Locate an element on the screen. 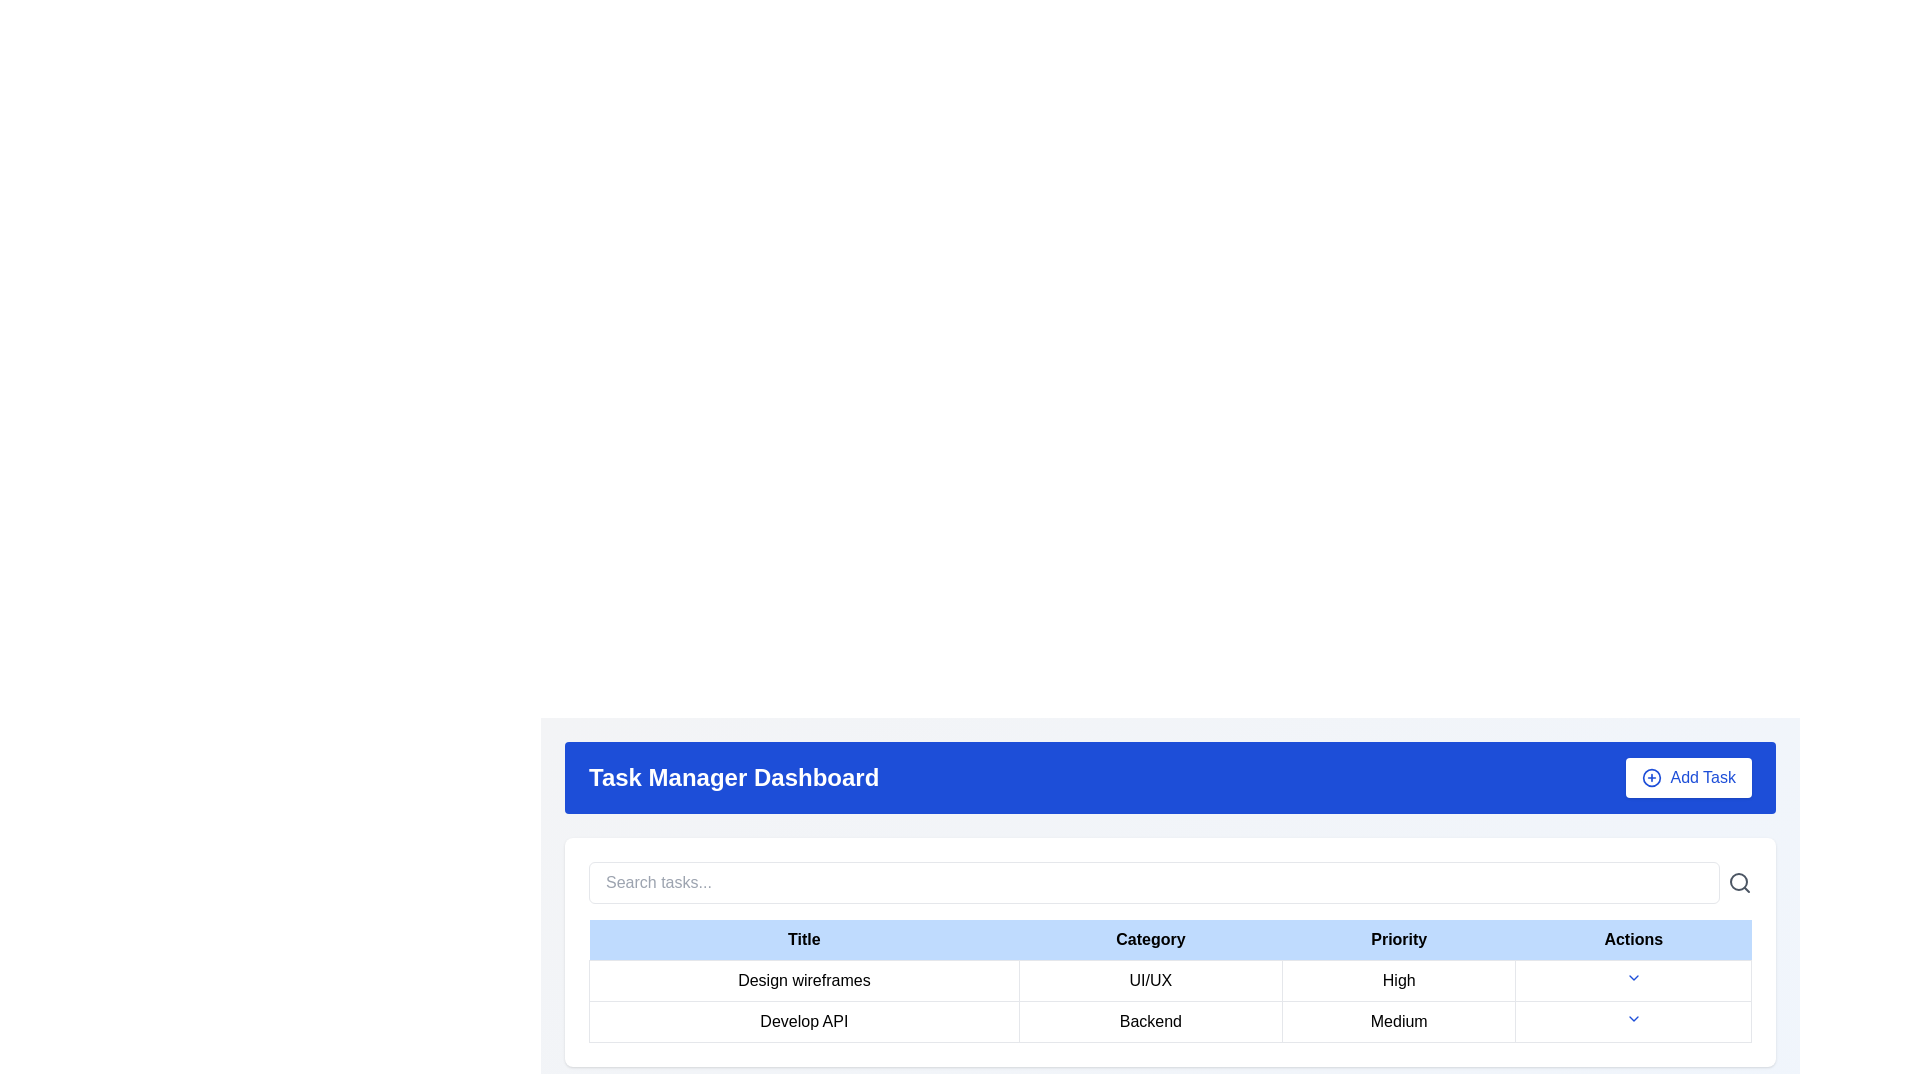 The width and height of the screenshot is (1920, 1080). the table header element labeled 'Priority', which is styled with a light blue background and black bold text, located in the third column of the table on the dashboard interface is located at coordinates (1398, 940).